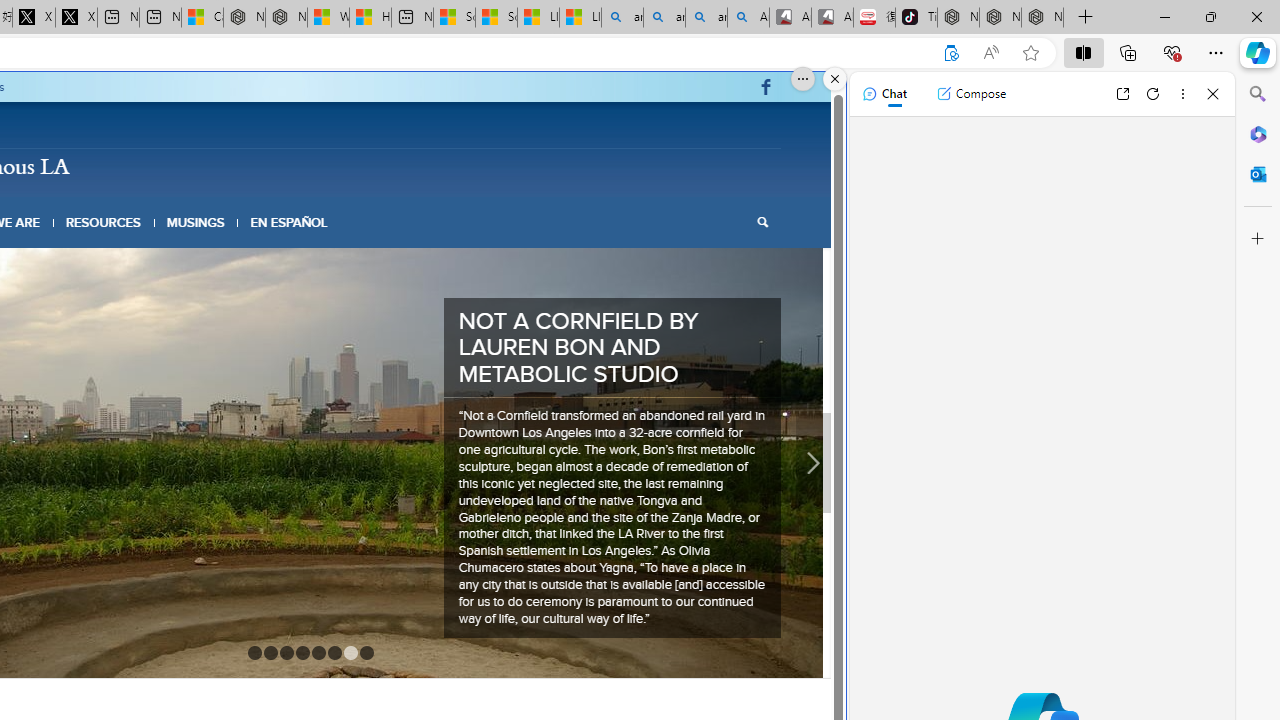 This screenshot has width=1280, height=720. I want to click on 'RESOURCES', so click(102, 222).